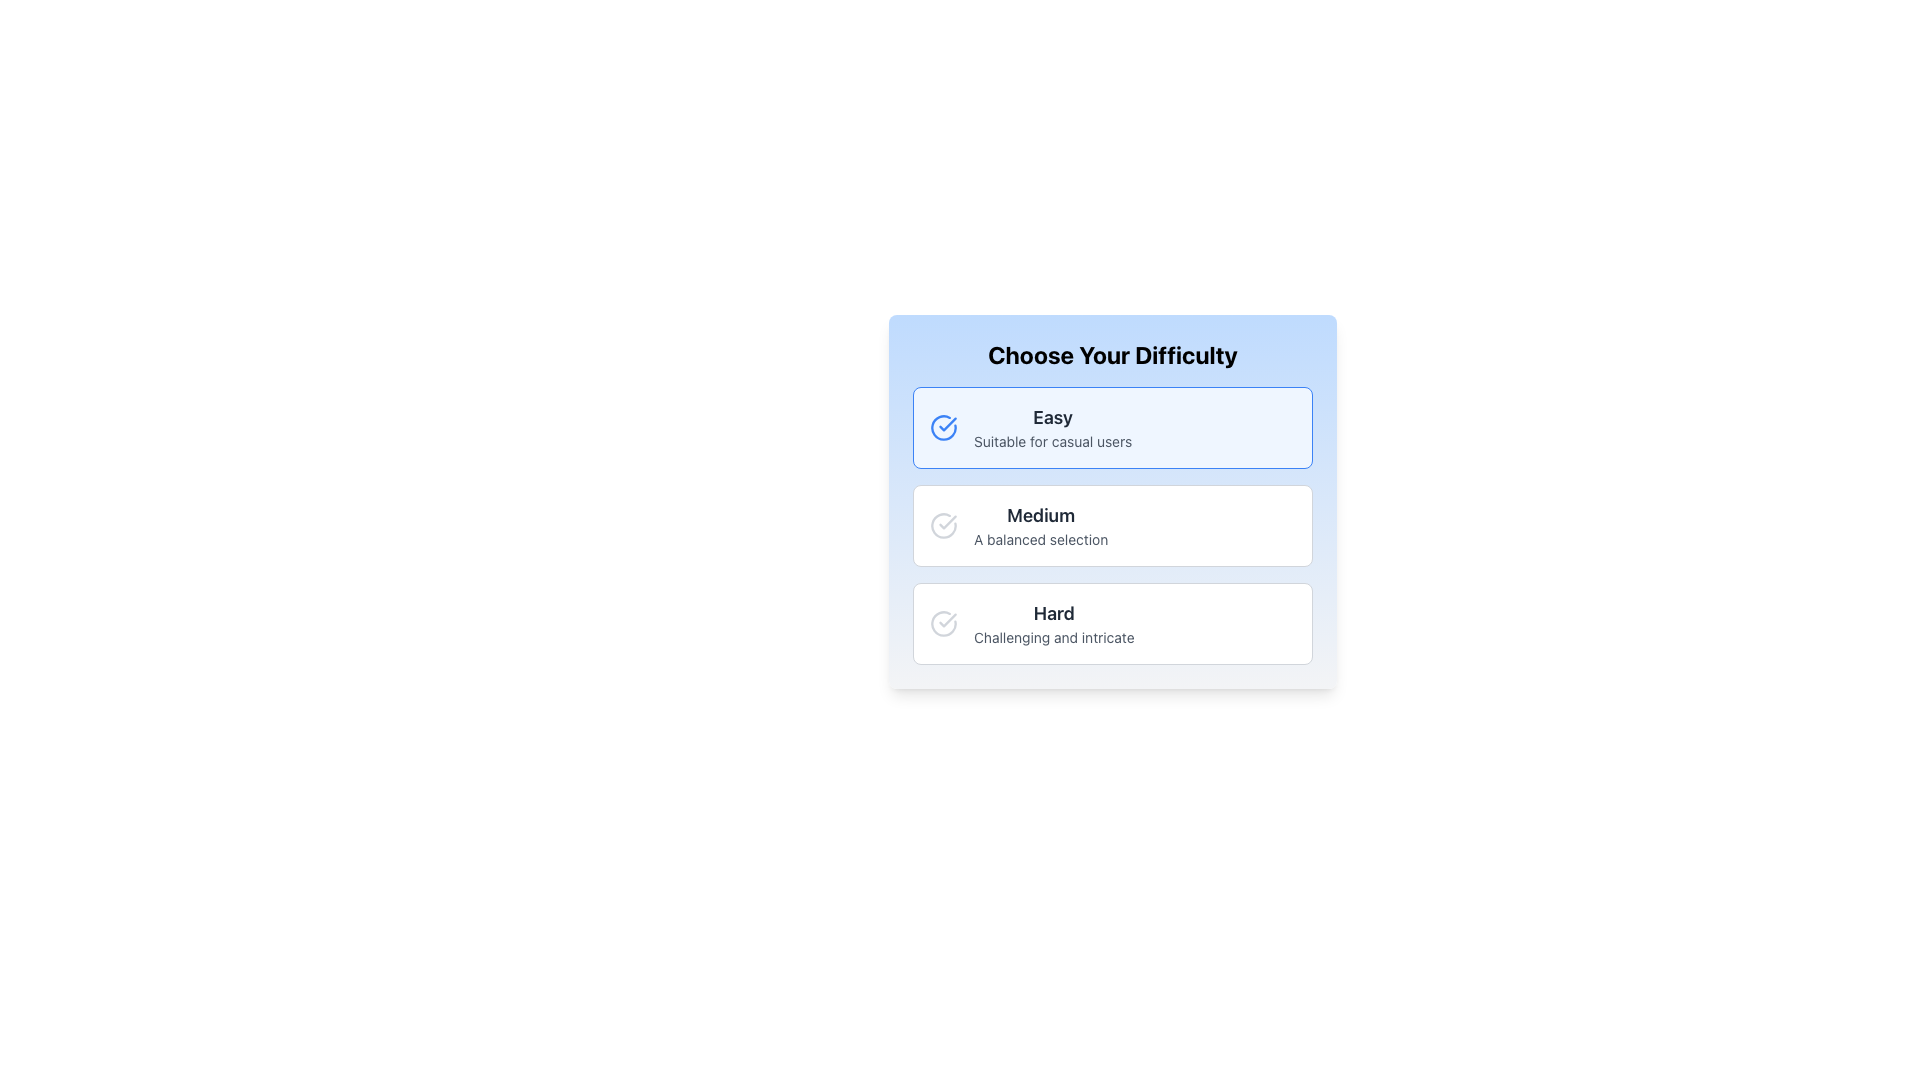 This screenshot has width=1920, height=1080. What do you see at coordinates (1052, 416) in the screenshot?
I see `the static text label indicating the 'Easy' option in the difficulty selection list, which is located directly under the heading 'Choose Your Difficulty'` at bounding box center [1052, 416].